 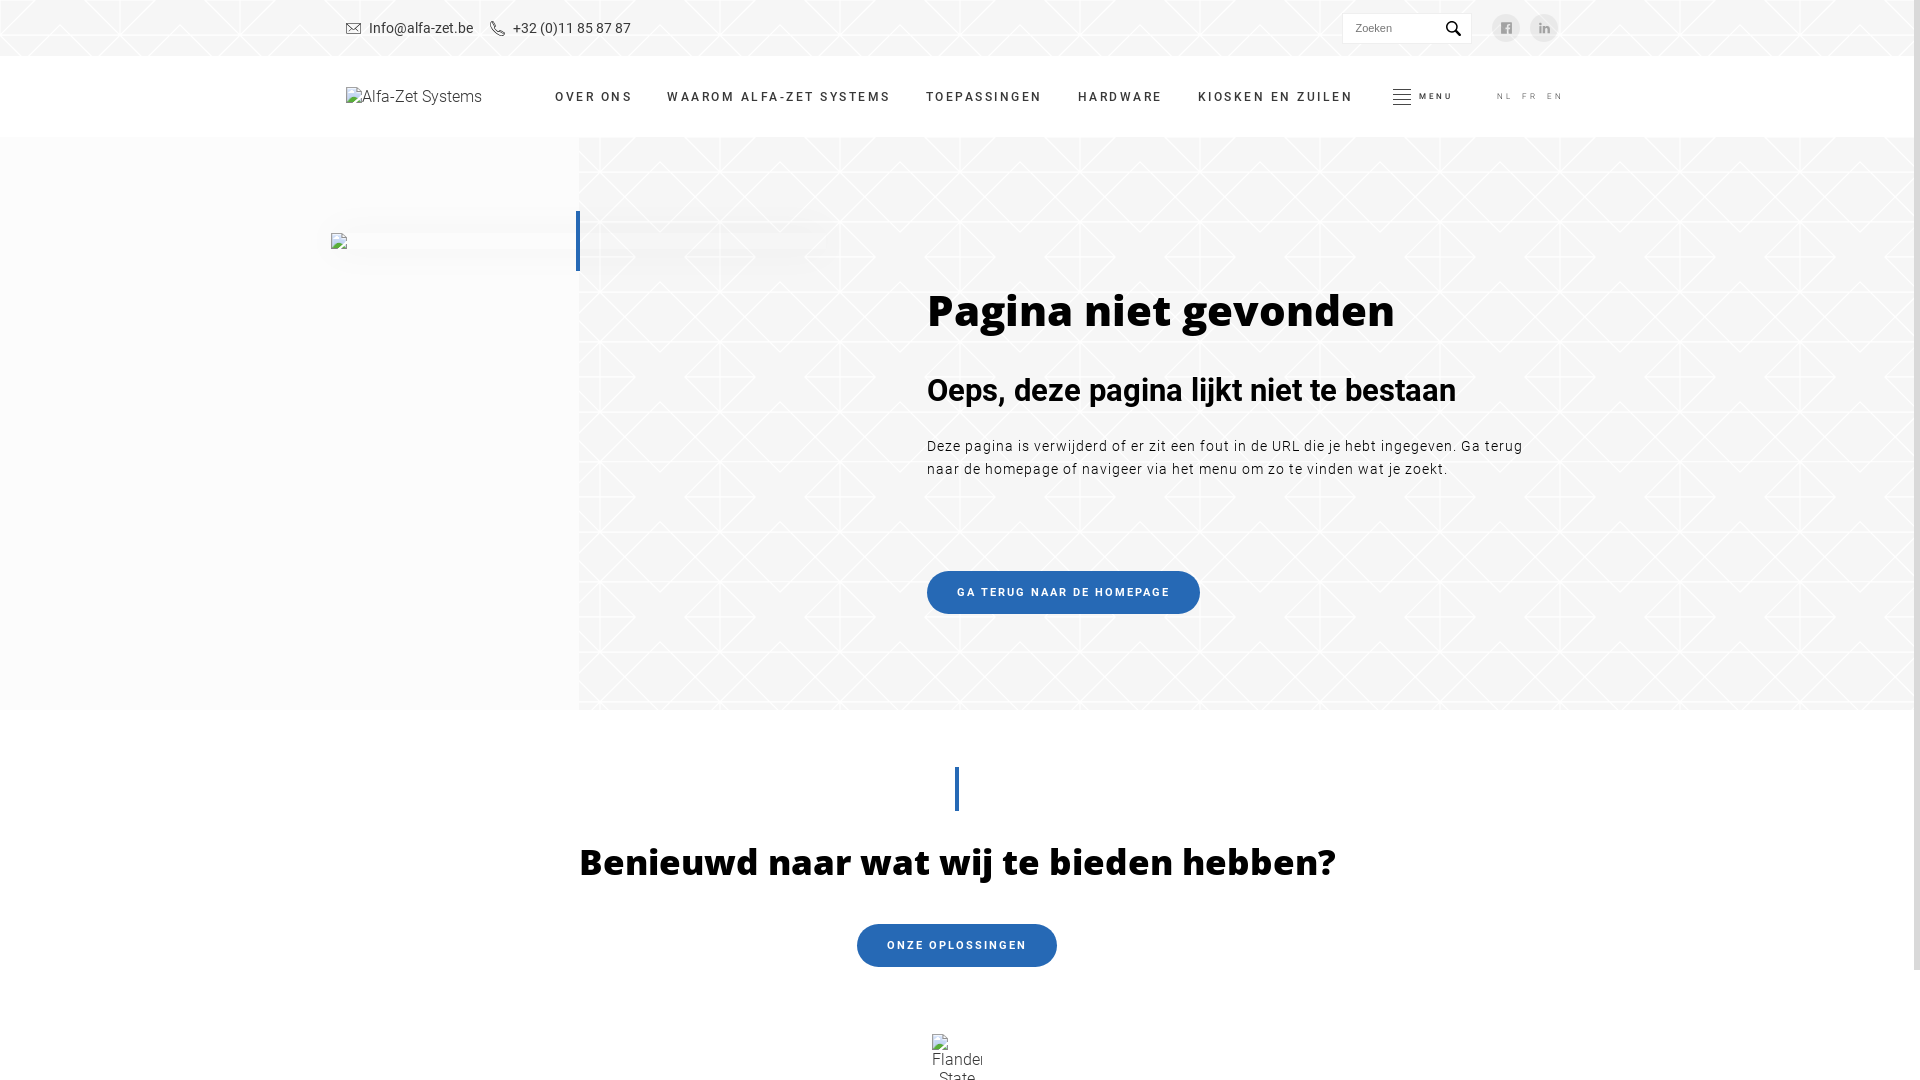 What do you see at coordinates (1543, 27) in the screenshot?
I see `'Alfa-Zet Systems Linkedin'` at bounding box center [1543, 27].